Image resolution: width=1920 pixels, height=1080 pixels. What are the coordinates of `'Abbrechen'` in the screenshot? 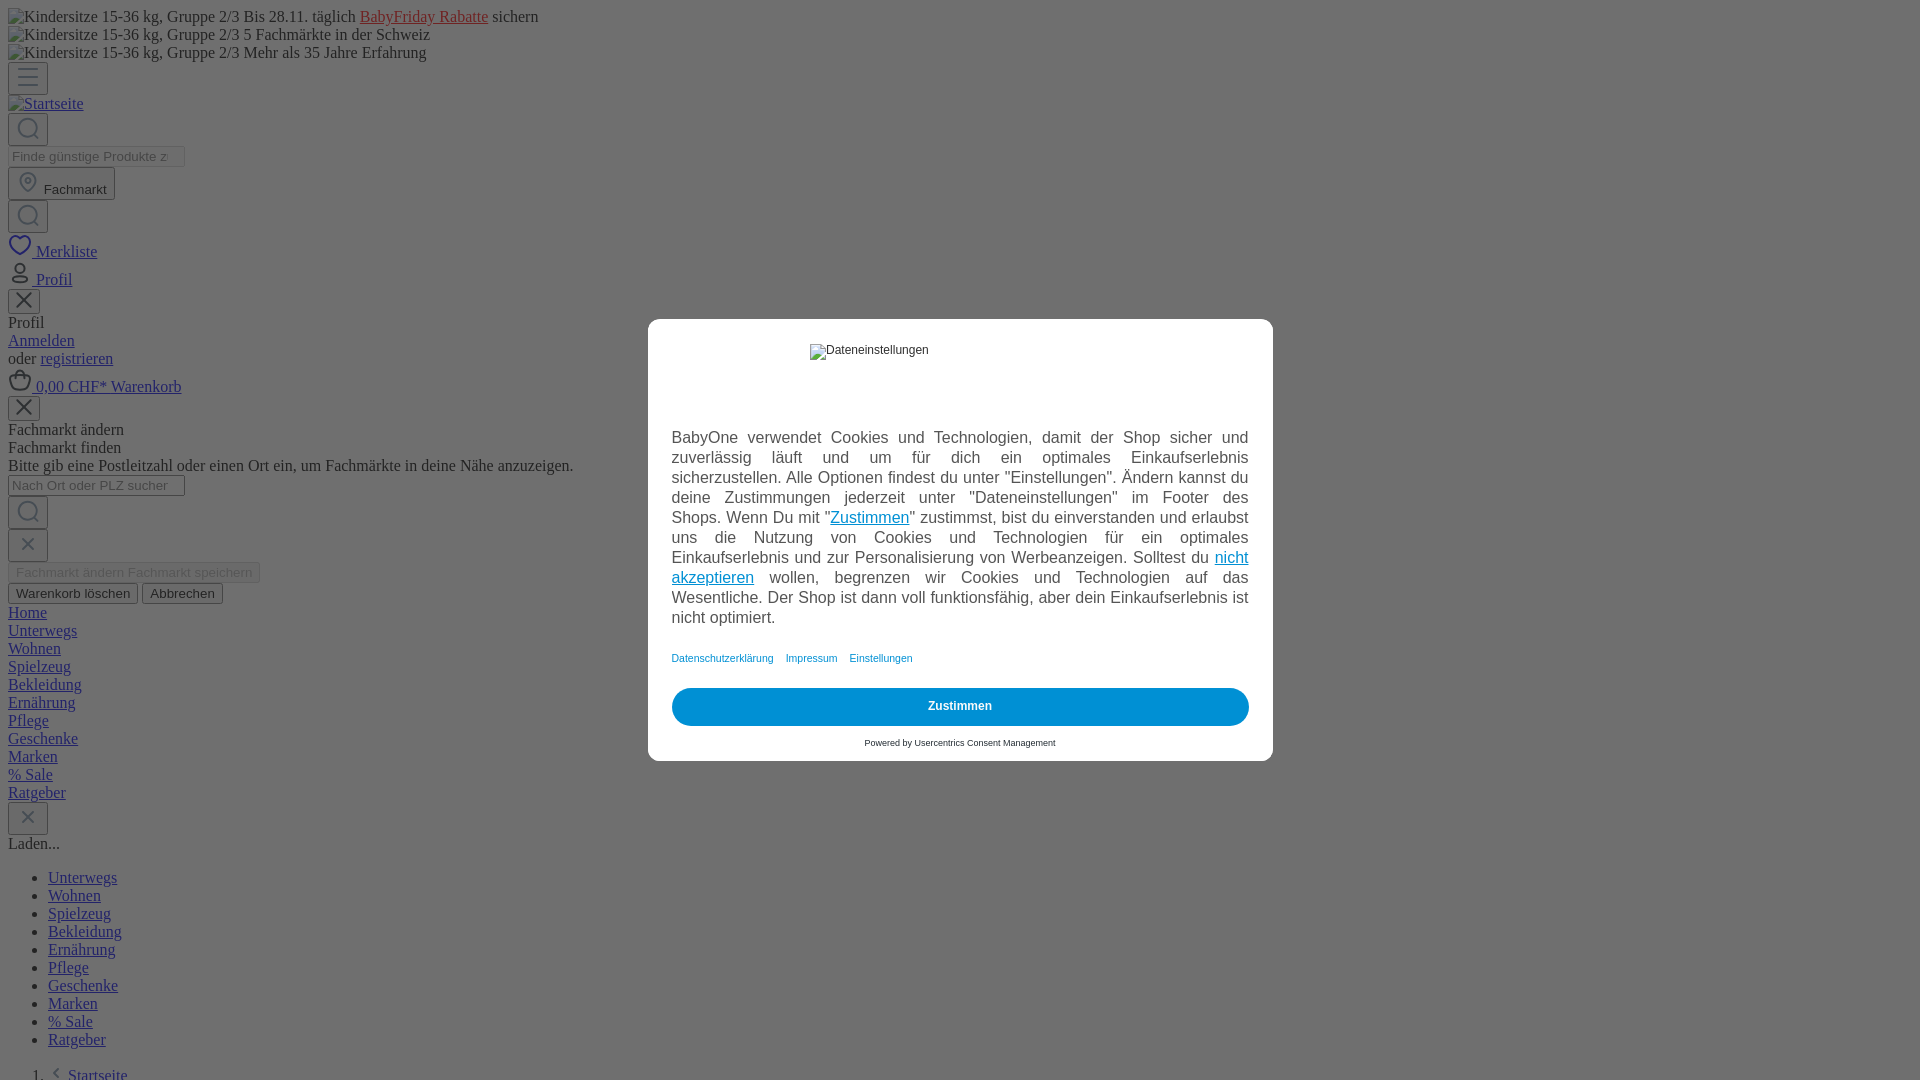 It's located at (182, 592).